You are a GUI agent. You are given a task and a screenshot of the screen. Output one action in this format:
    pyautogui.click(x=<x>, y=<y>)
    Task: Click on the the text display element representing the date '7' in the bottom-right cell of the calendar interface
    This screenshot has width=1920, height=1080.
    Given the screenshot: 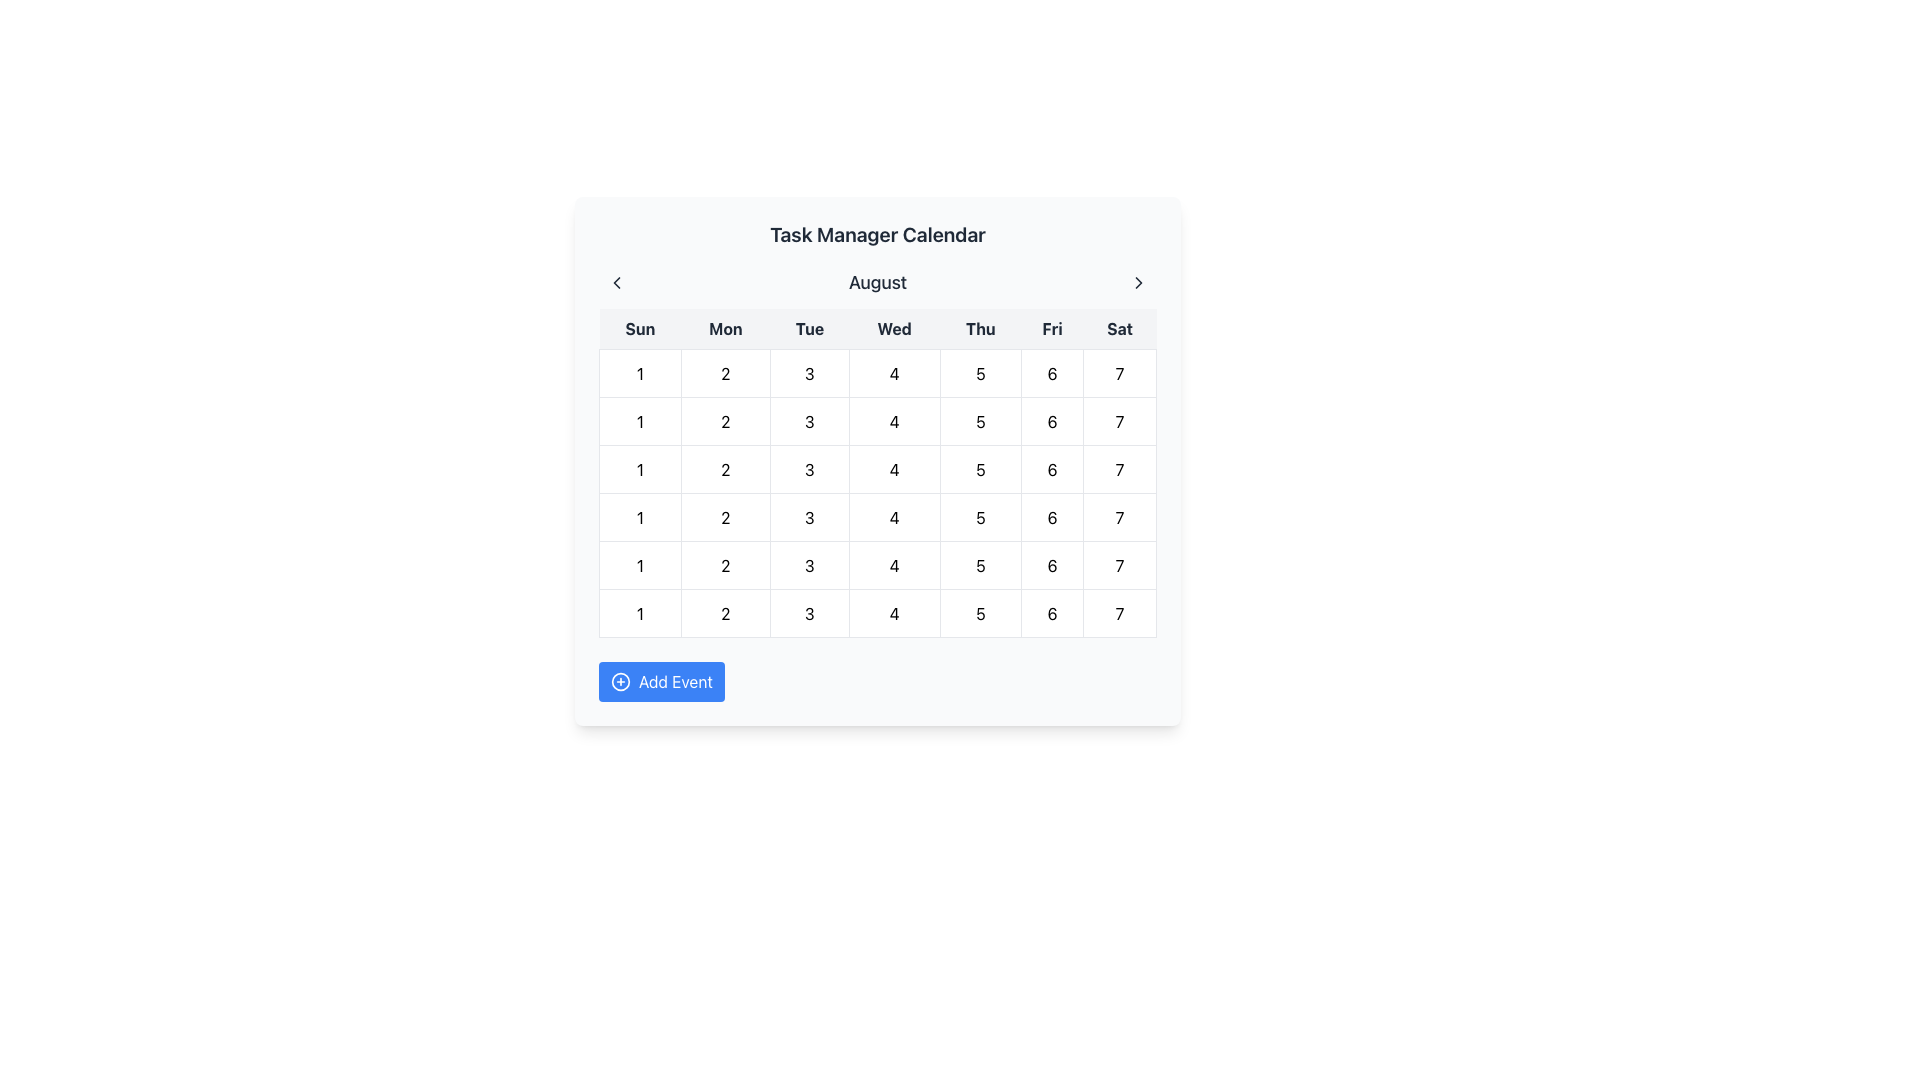 What is the action you would take?
    pyautogui.click(x=1120, y=516)
    